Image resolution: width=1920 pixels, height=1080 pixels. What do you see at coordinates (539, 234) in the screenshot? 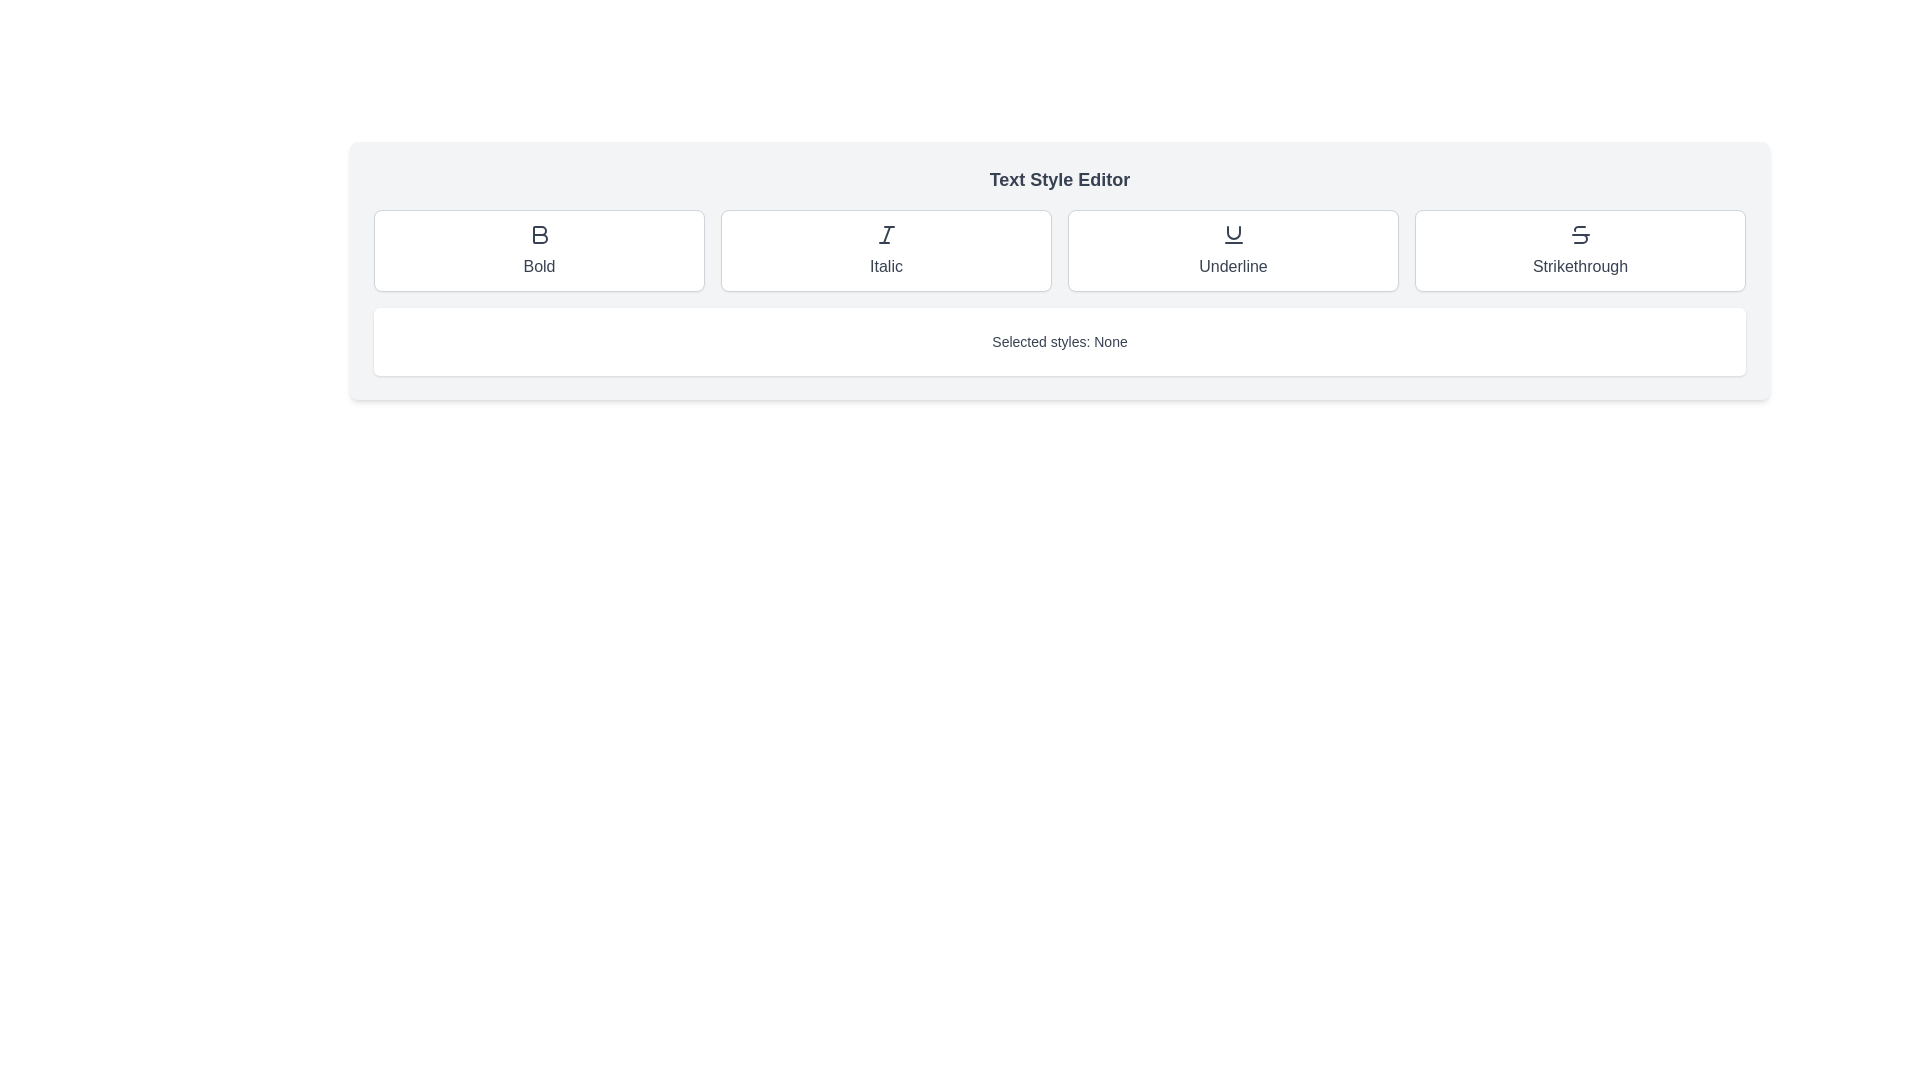
I see `the bold-style icon represented by a stylized letter 'B' within the rectangular button` at bounding box center [539, 234].